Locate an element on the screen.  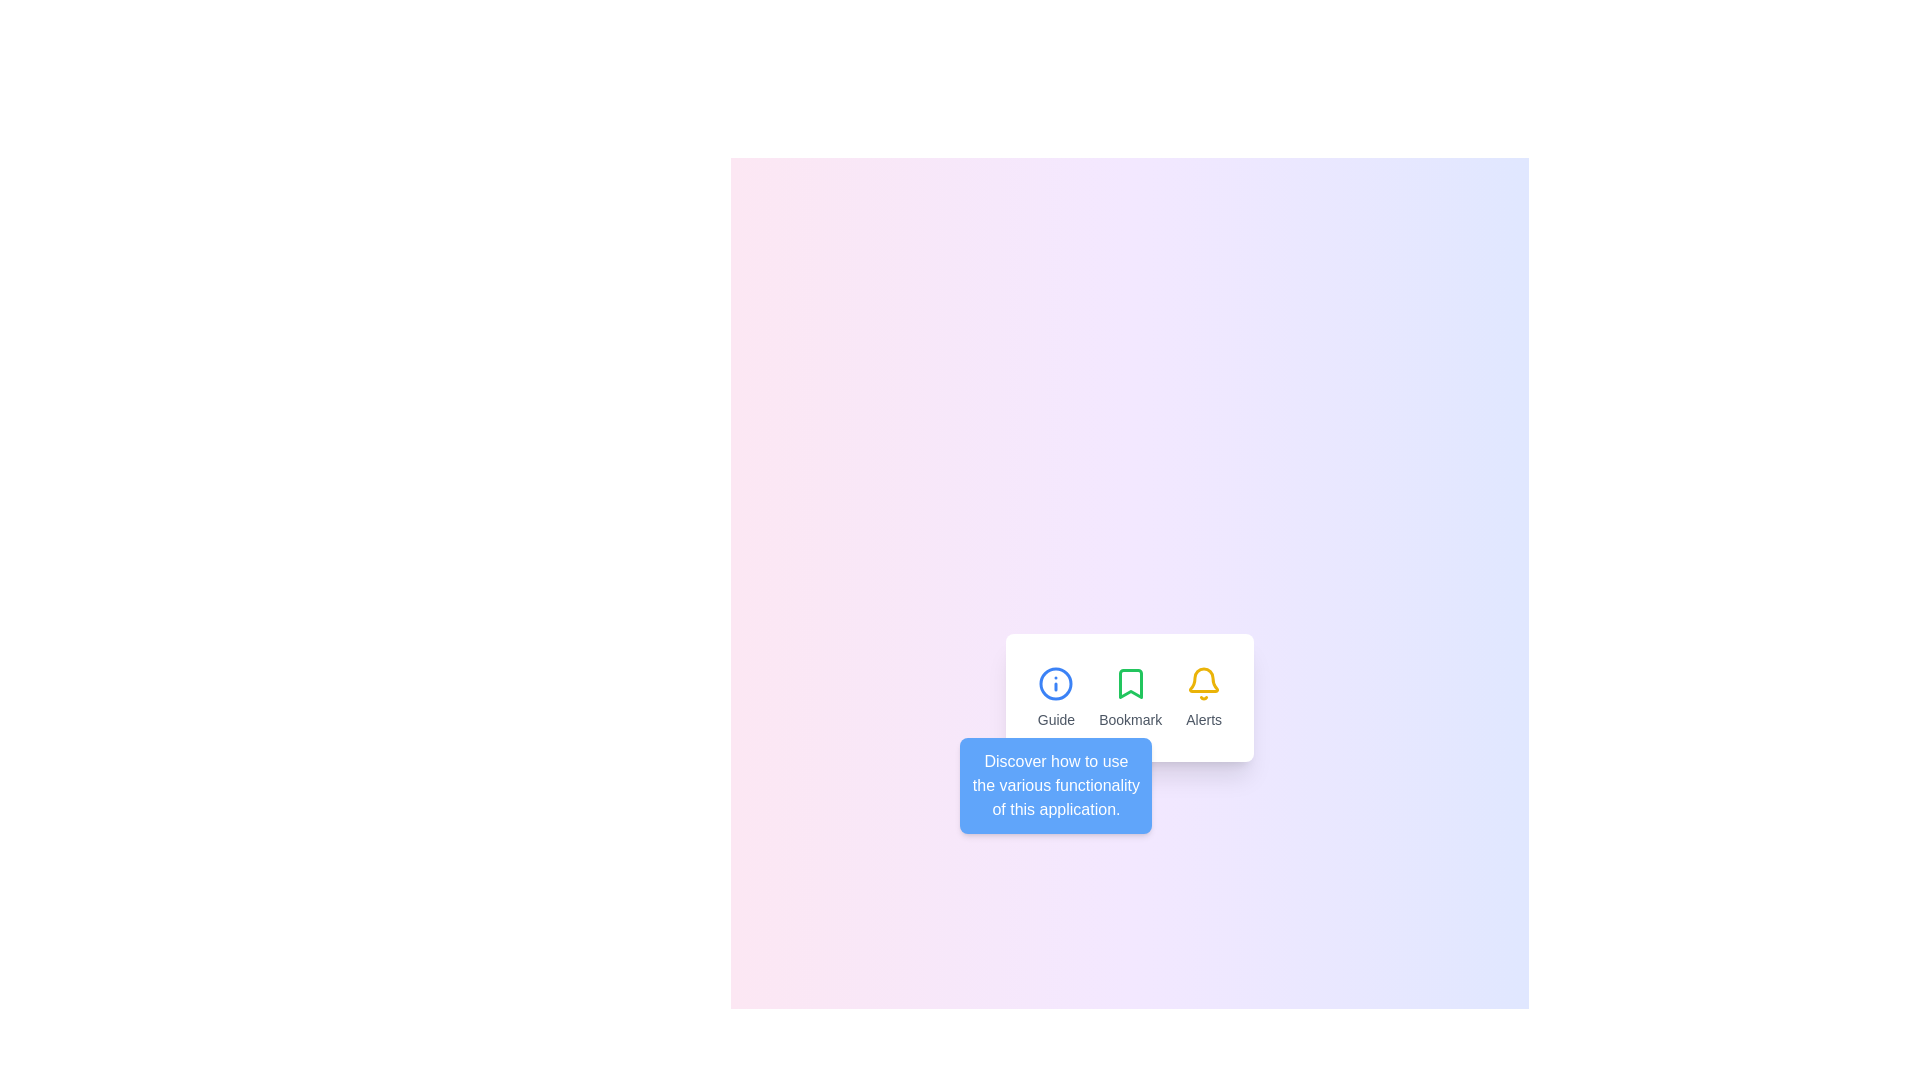
the tooltip with the blue background containing the text 'Discover how to use the various functionality of this application.' for accessibility is located at coordinates (1055, 785).